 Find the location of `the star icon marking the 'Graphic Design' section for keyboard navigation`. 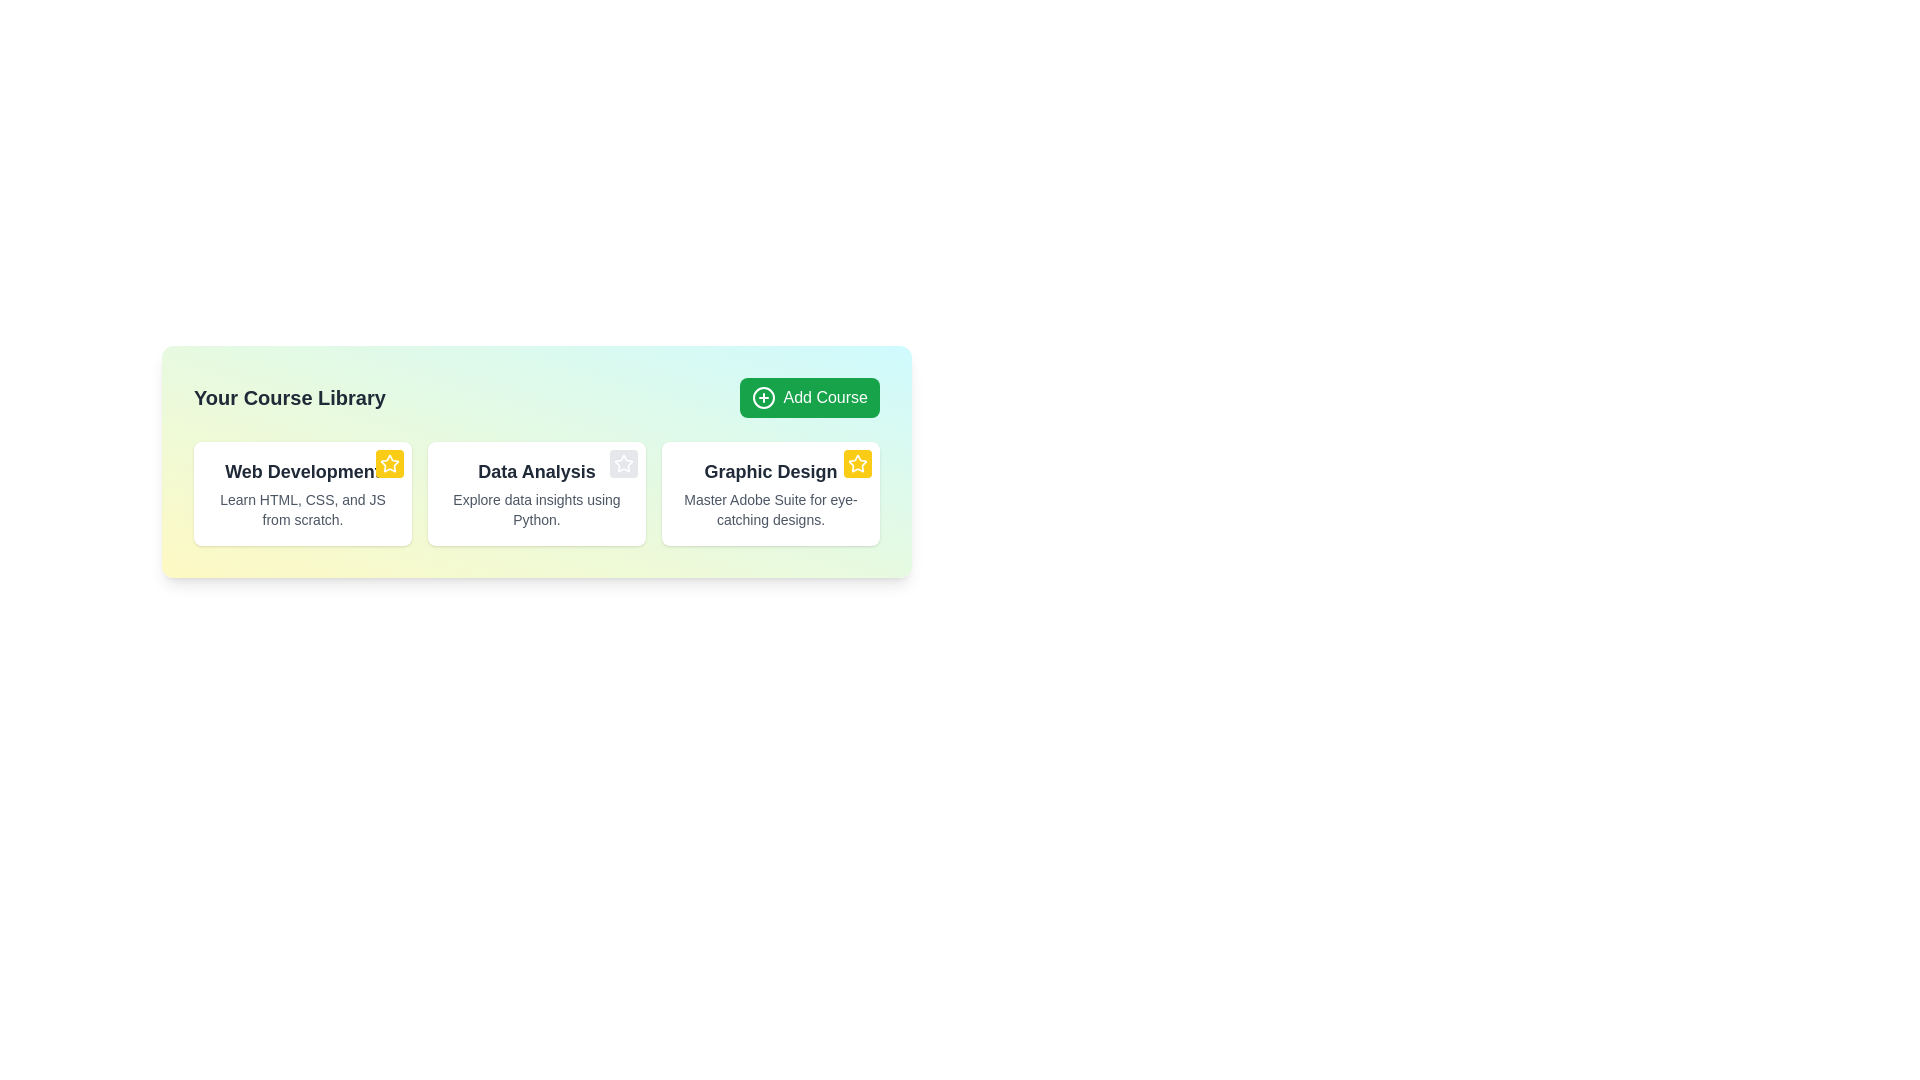

the star icon marking the 'Graphic Design' section for keyboard navigation is located at coordinates (623, 463).